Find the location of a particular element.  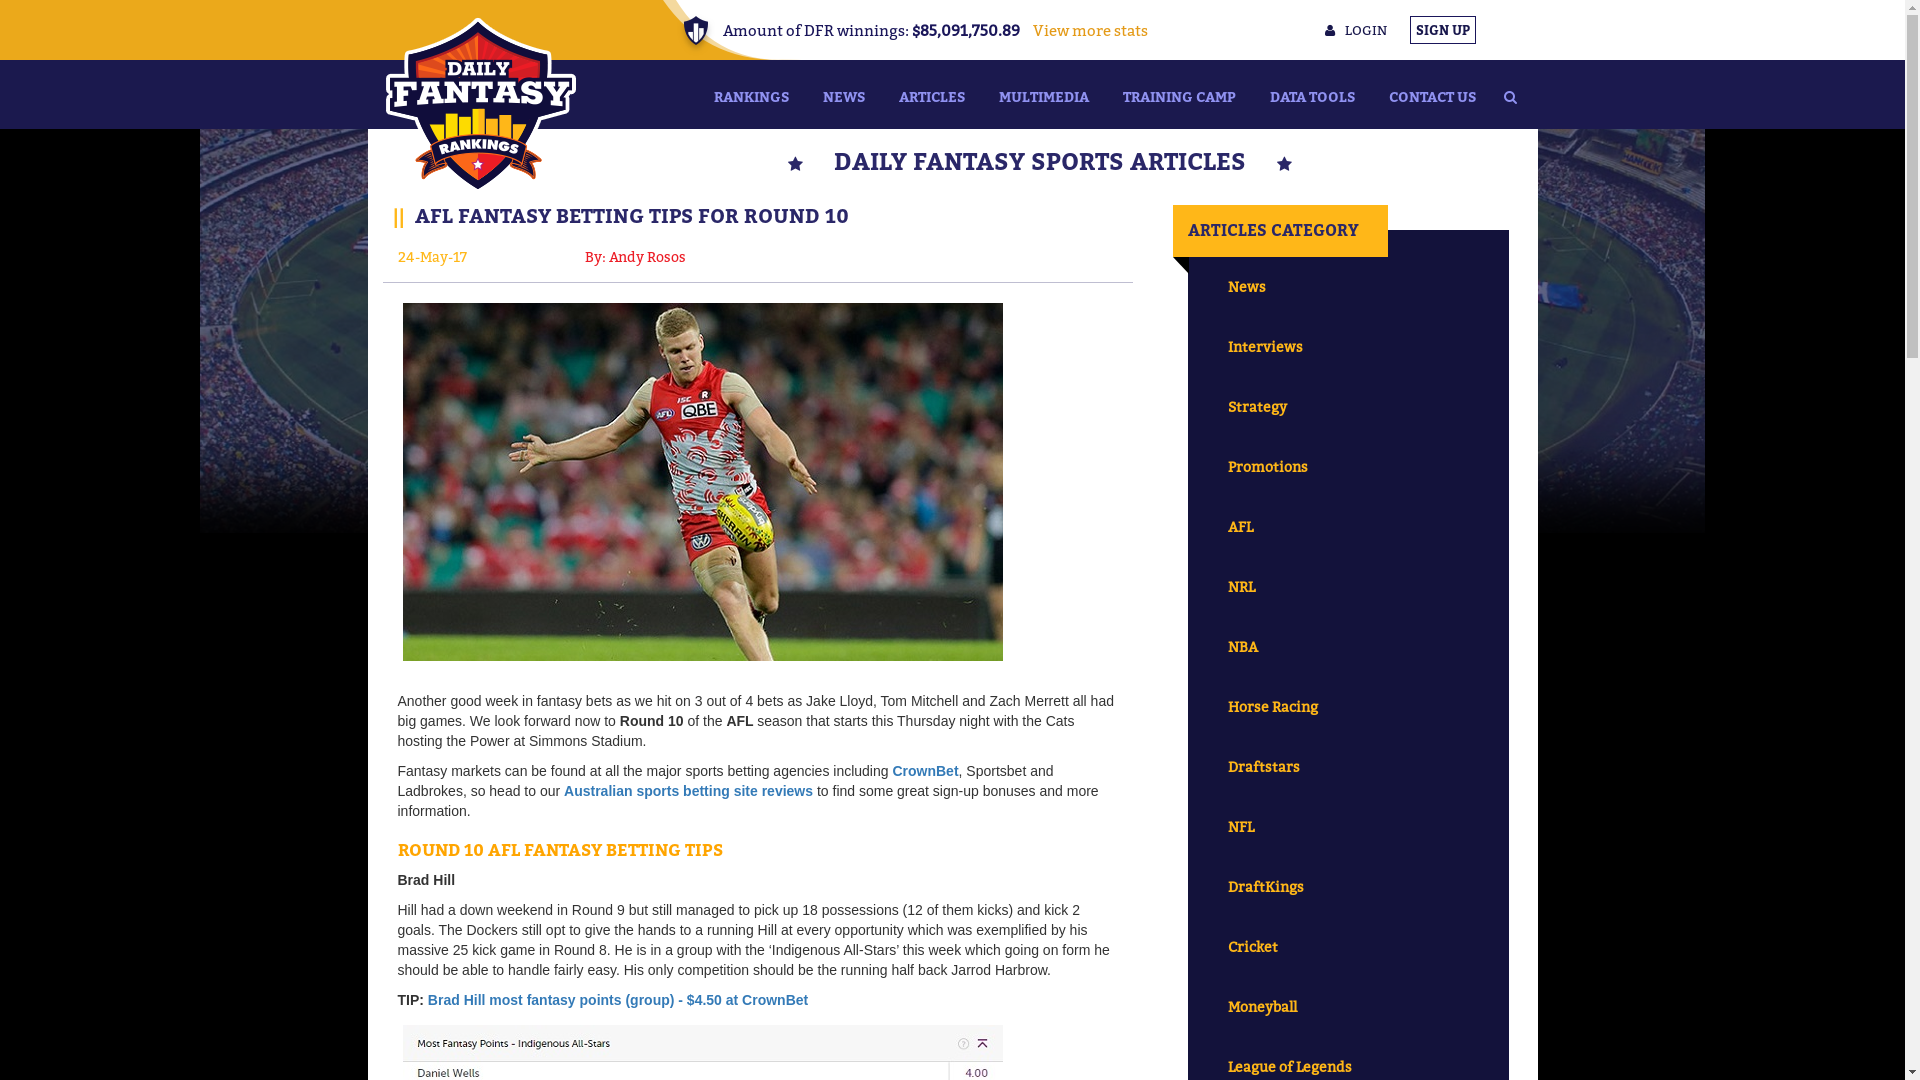

'LOGIN' is located at coordinates (1354, 30).